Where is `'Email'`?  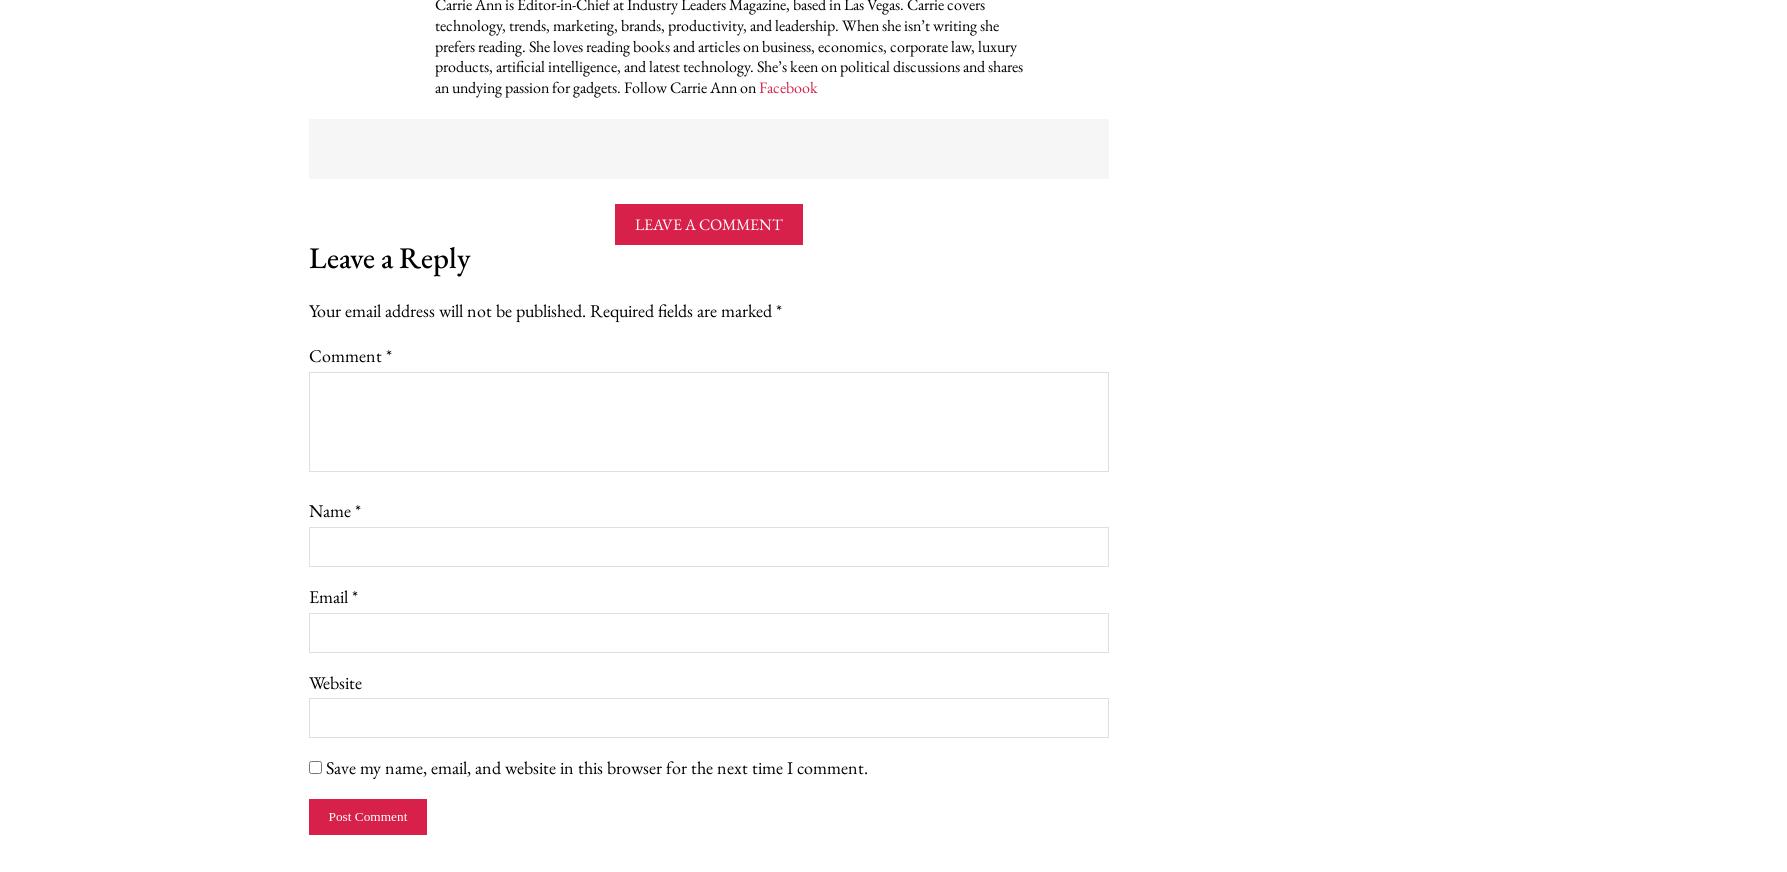 'Email' is located at coordinates (328, 595).